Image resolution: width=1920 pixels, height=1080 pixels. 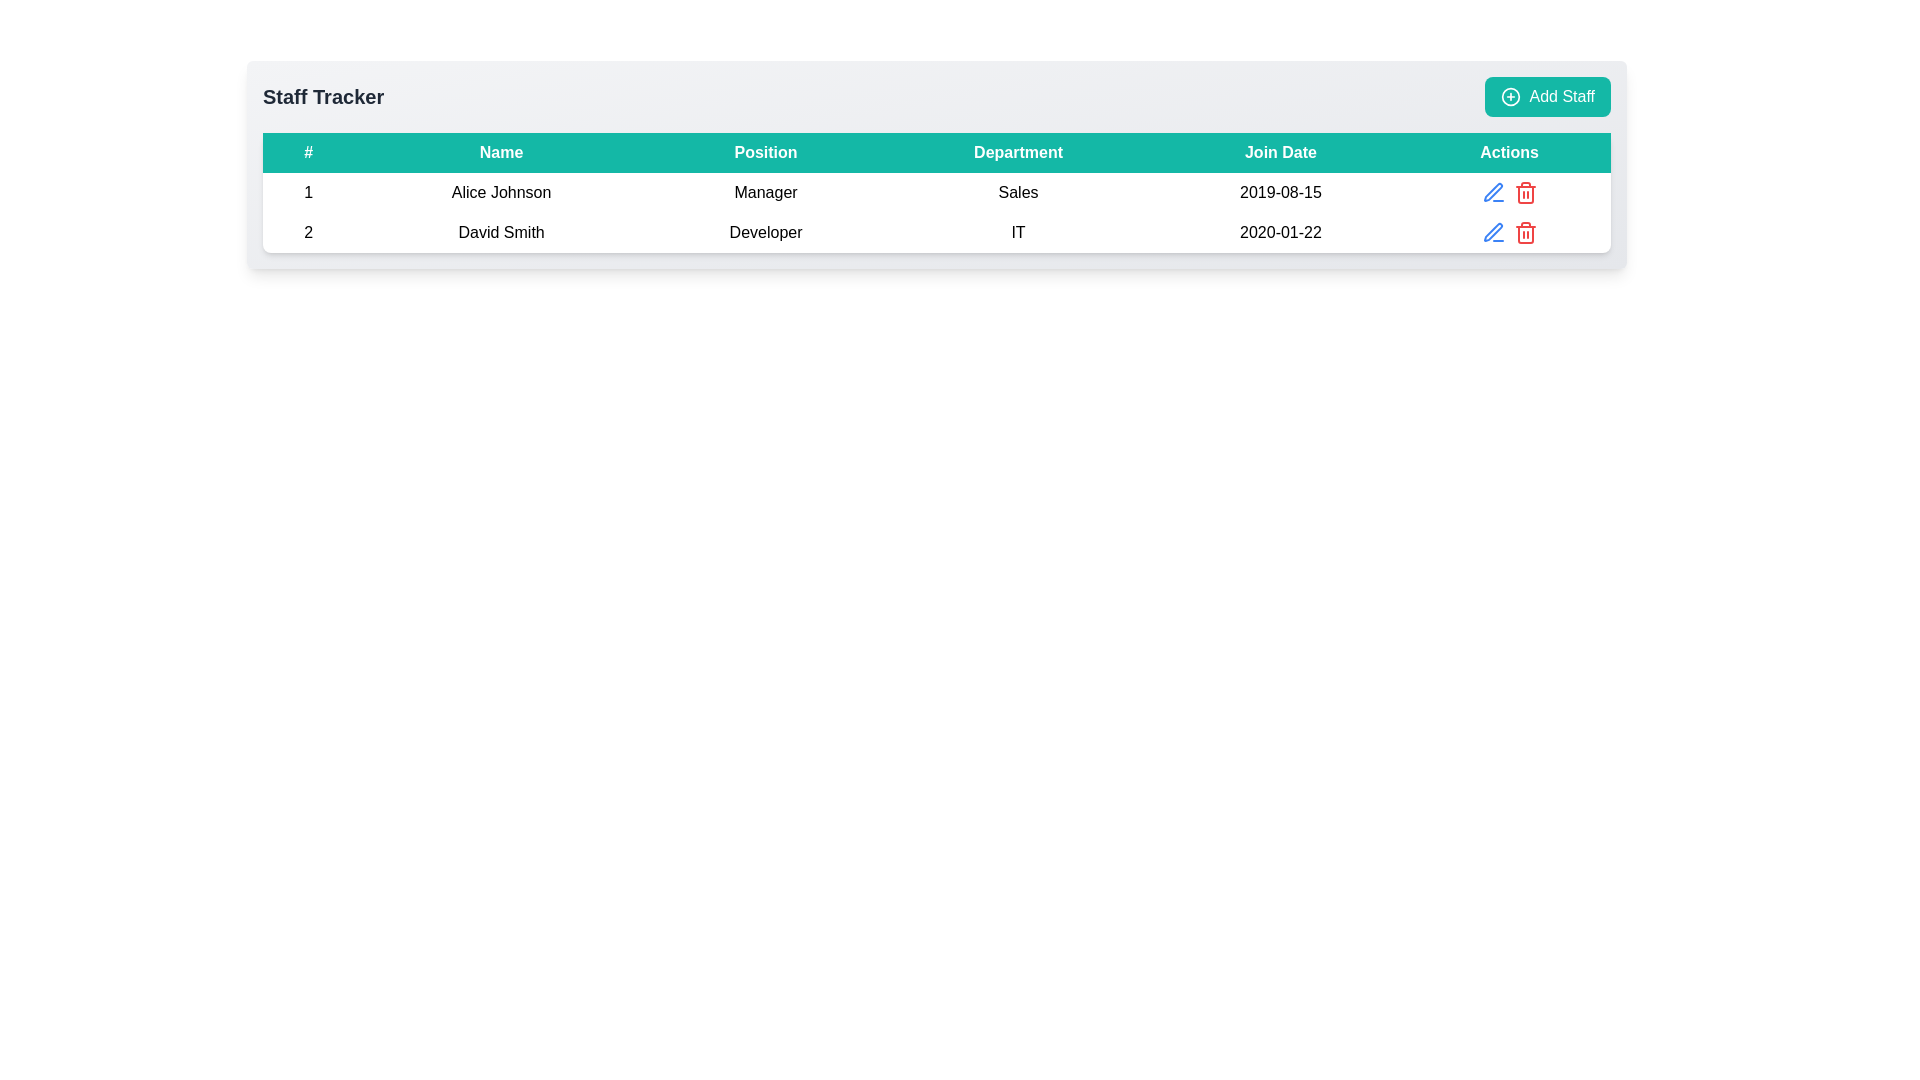 I want to click on the read-only text element displaying the joining date of the staff member in the first row of the data table, located under the 'Join Date' header, so click(x=1281, y=192).